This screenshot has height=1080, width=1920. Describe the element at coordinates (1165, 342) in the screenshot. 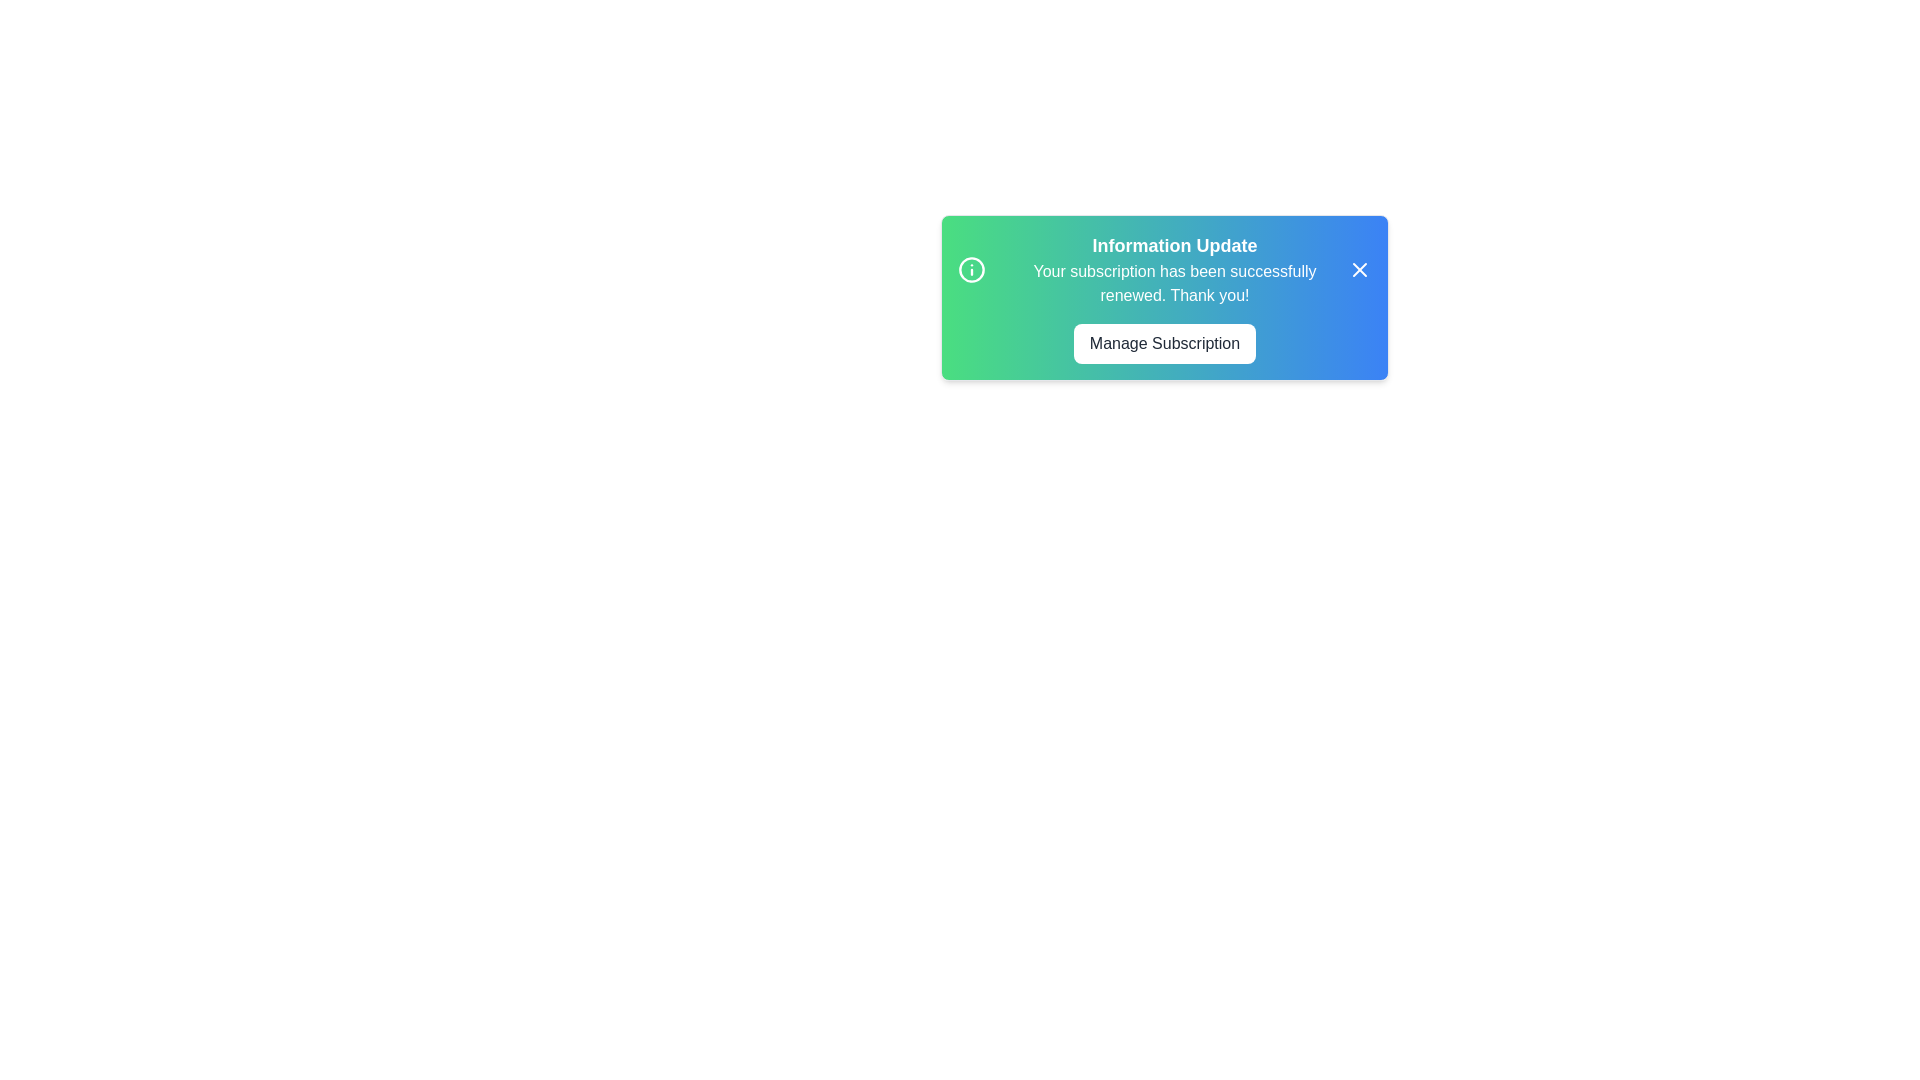

I see `the 'Manage Subscription' button` at that location.